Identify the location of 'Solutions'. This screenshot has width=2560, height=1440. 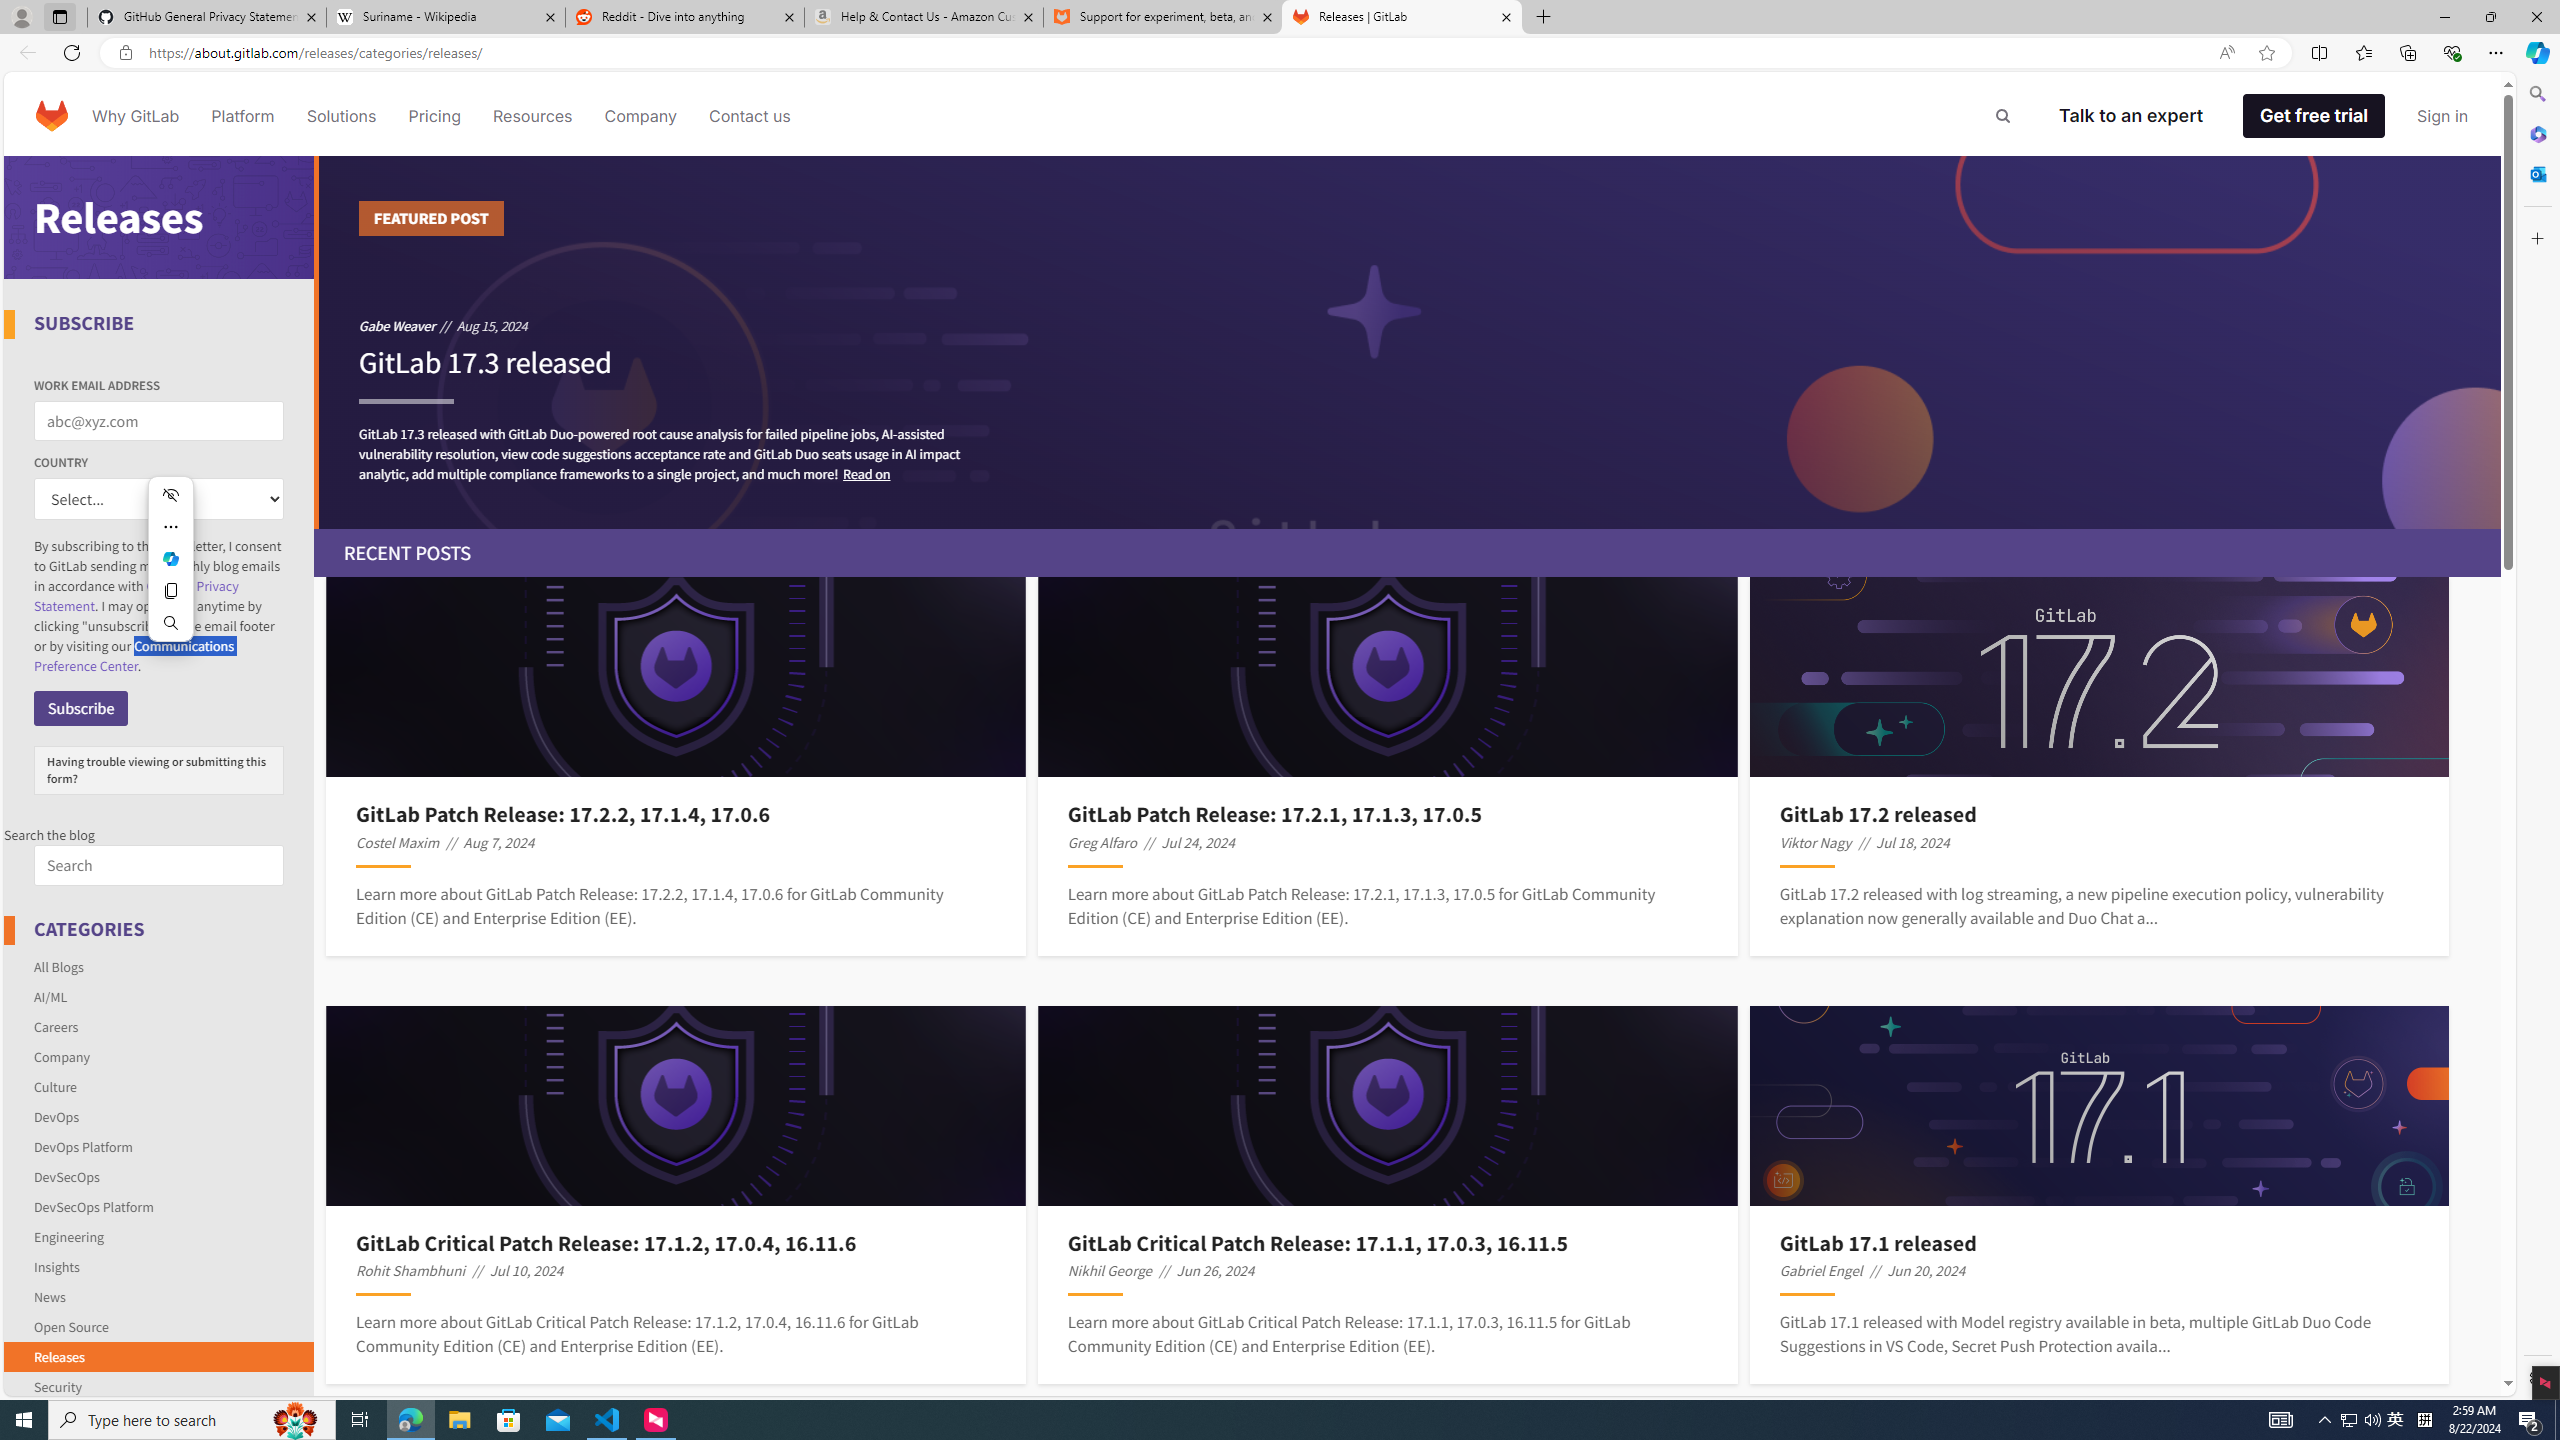
(339, 114).